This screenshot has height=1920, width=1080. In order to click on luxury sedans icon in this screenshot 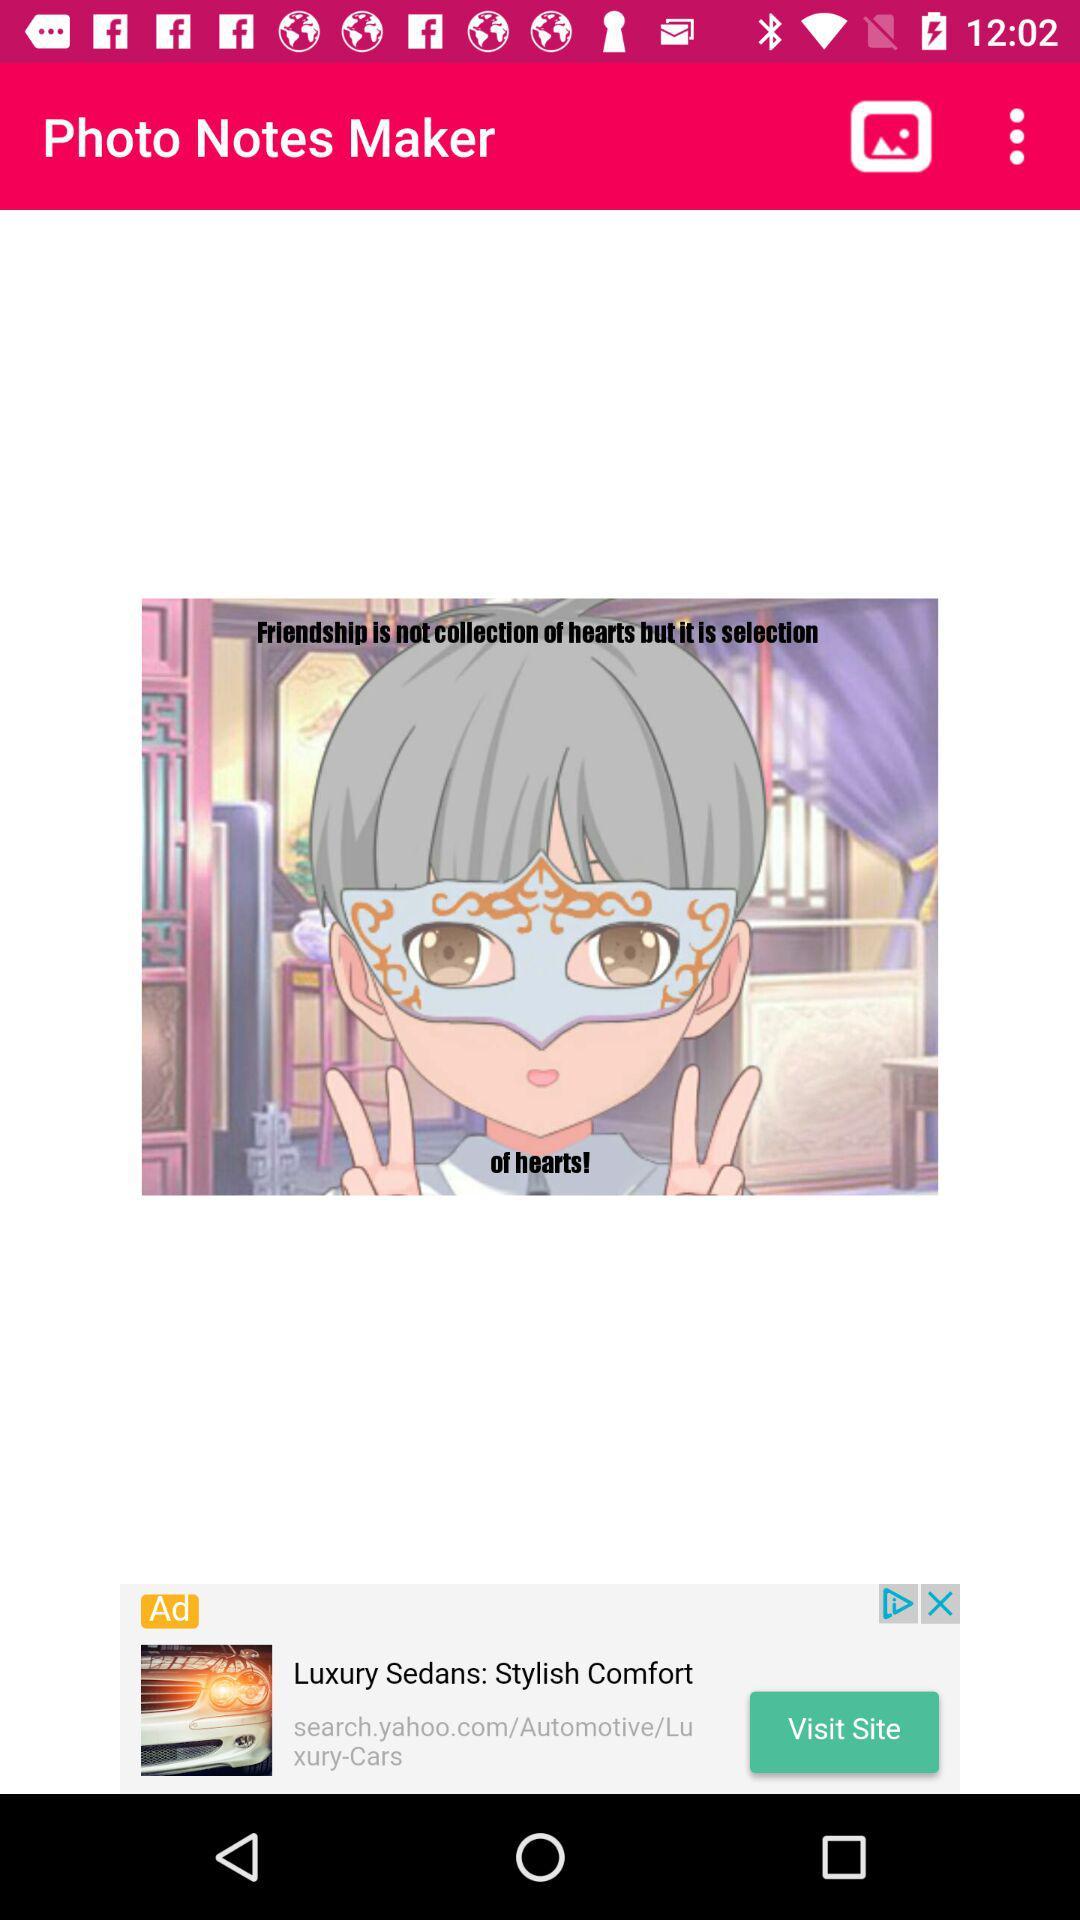, I will do `click(540, 1688)`.